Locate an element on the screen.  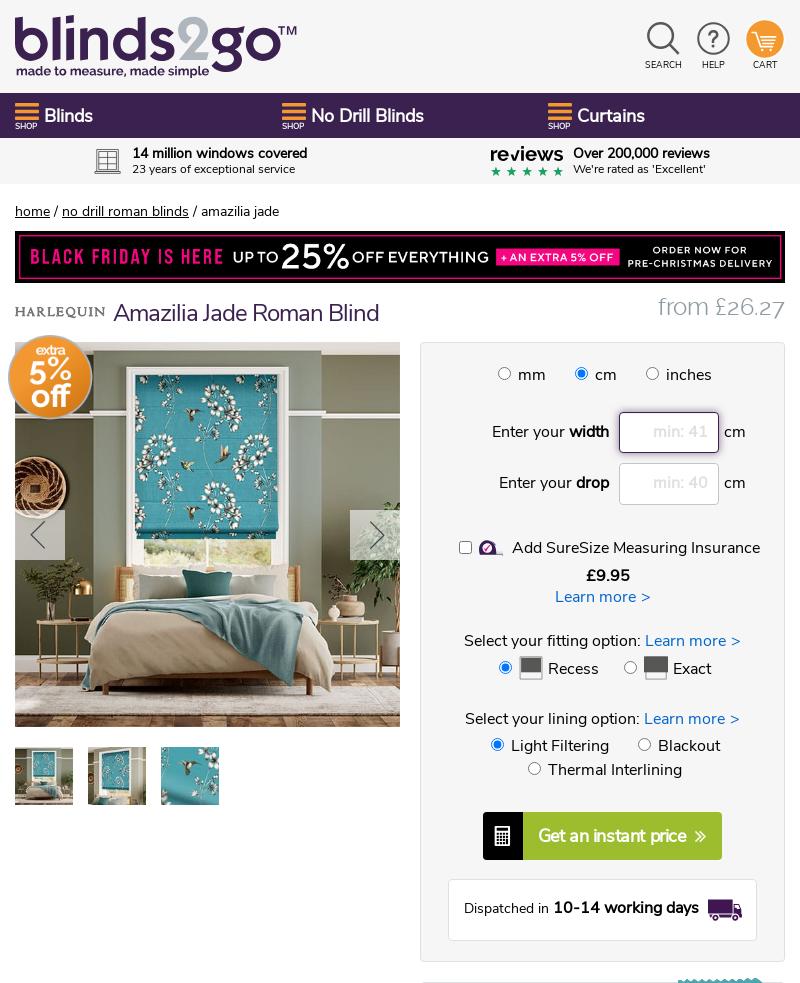
'Can't fault them' is located at coordinates (140, 411).